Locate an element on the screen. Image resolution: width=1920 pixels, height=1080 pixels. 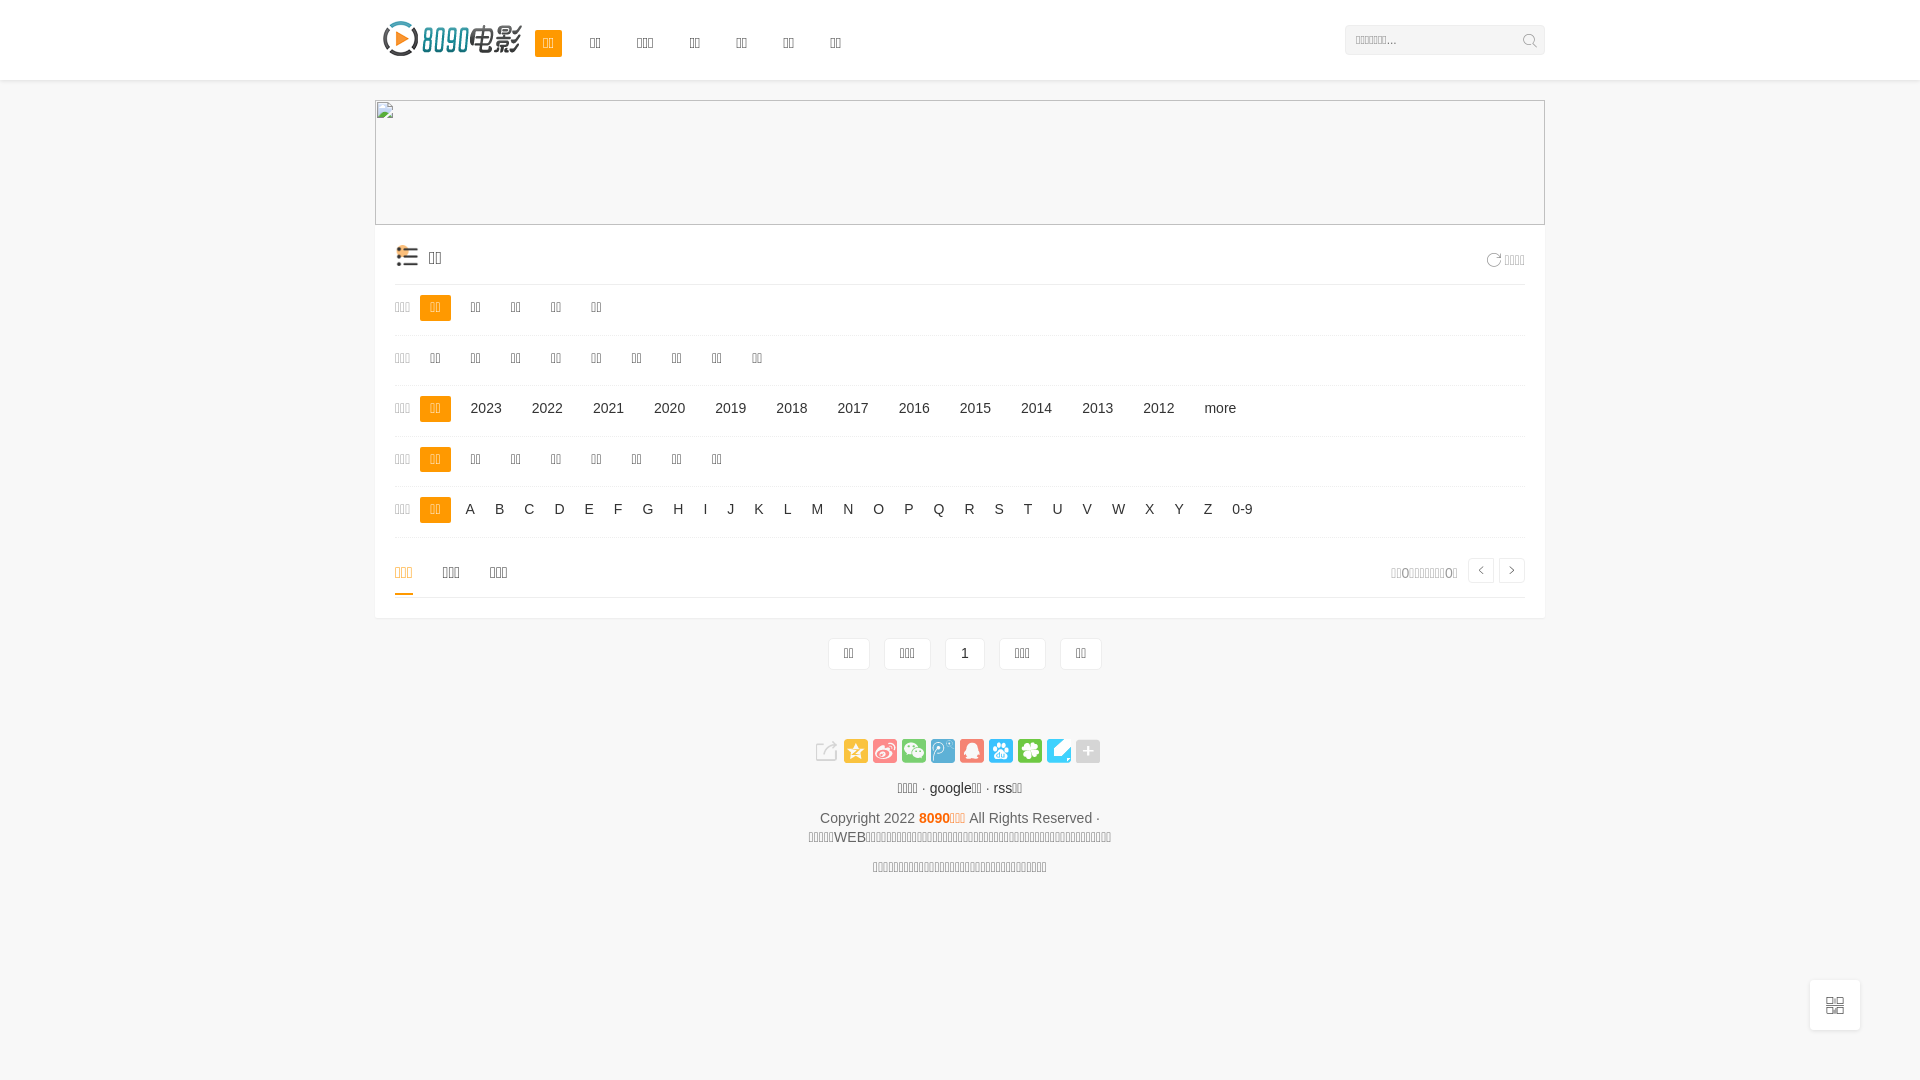
'H' is located at coordinates (677, 508).